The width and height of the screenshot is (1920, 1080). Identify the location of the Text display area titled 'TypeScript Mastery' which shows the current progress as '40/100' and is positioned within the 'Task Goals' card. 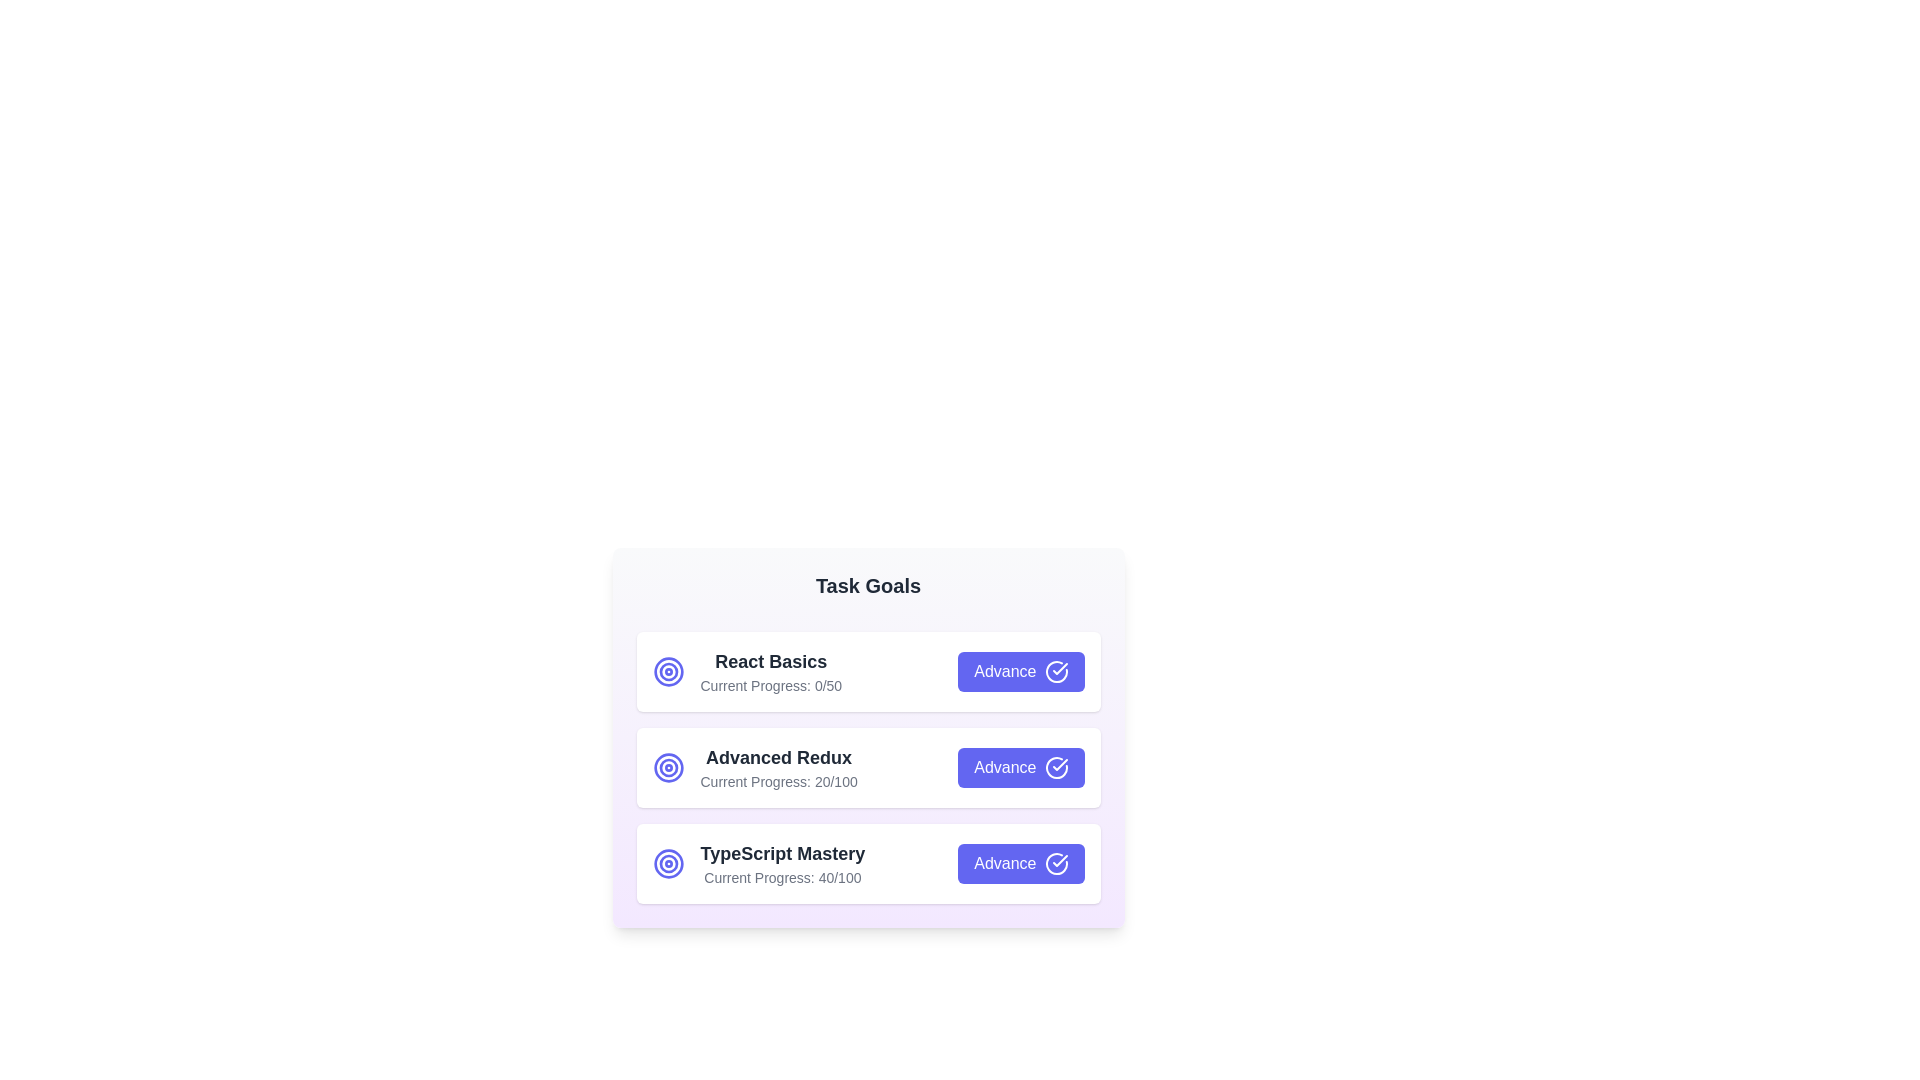
(757, 863).